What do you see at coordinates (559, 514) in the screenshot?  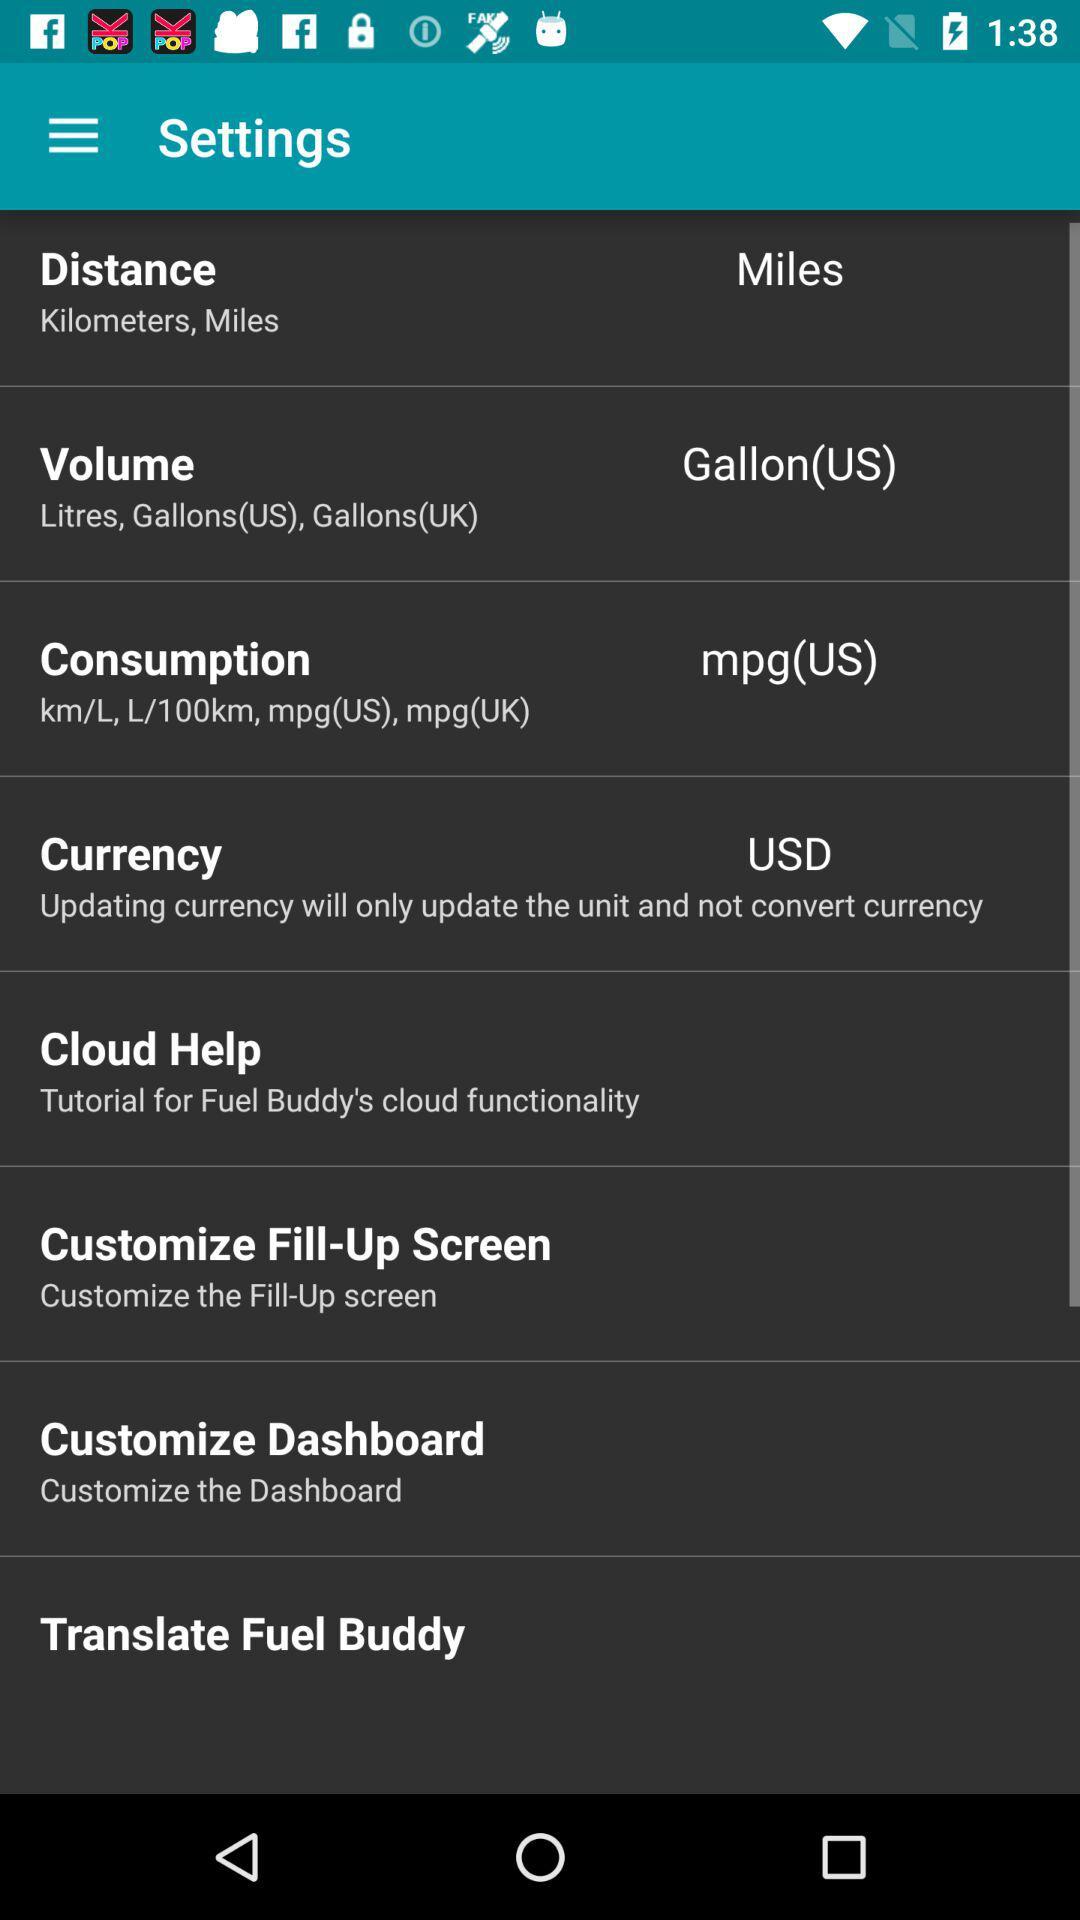 I see `the litres gallons us` at bounding box center [559, 514].